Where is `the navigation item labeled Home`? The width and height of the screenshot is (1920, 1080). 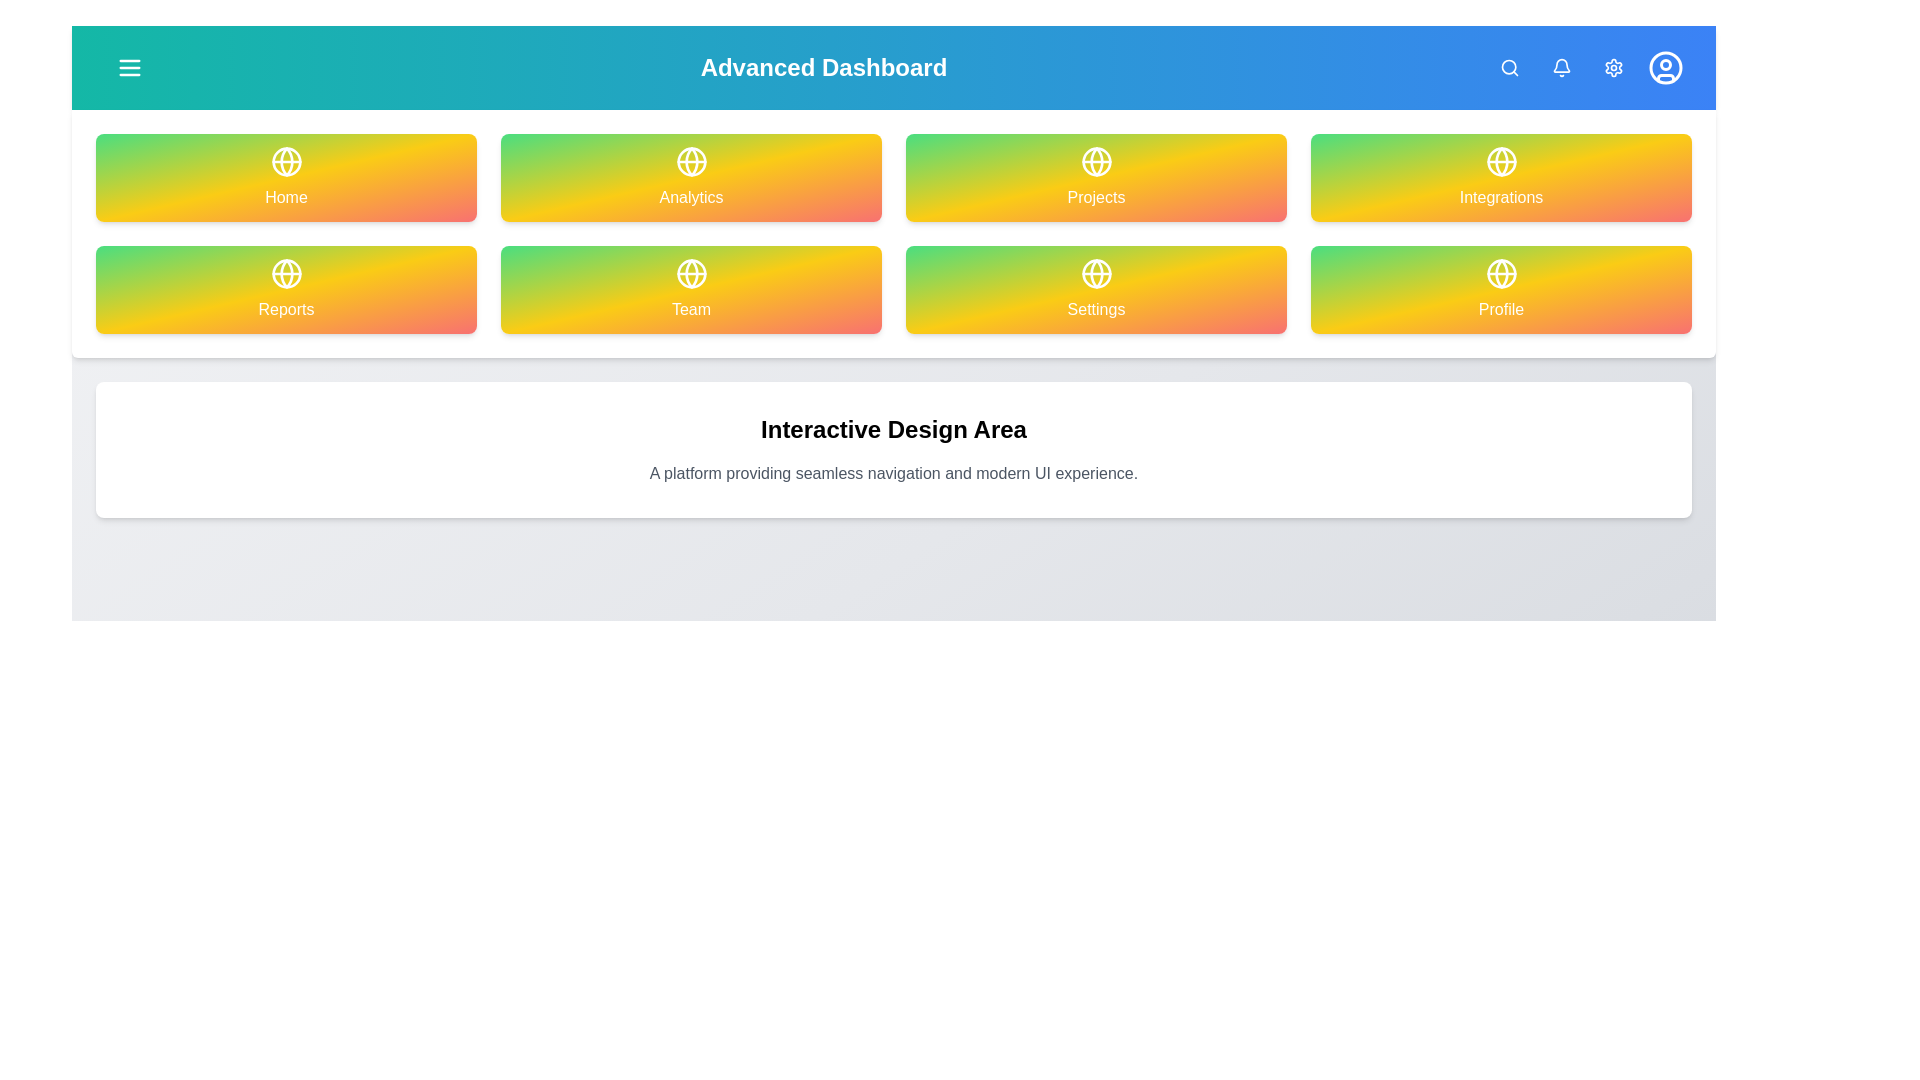
the navigation item labeled Home is located at coordinates (285, 176).